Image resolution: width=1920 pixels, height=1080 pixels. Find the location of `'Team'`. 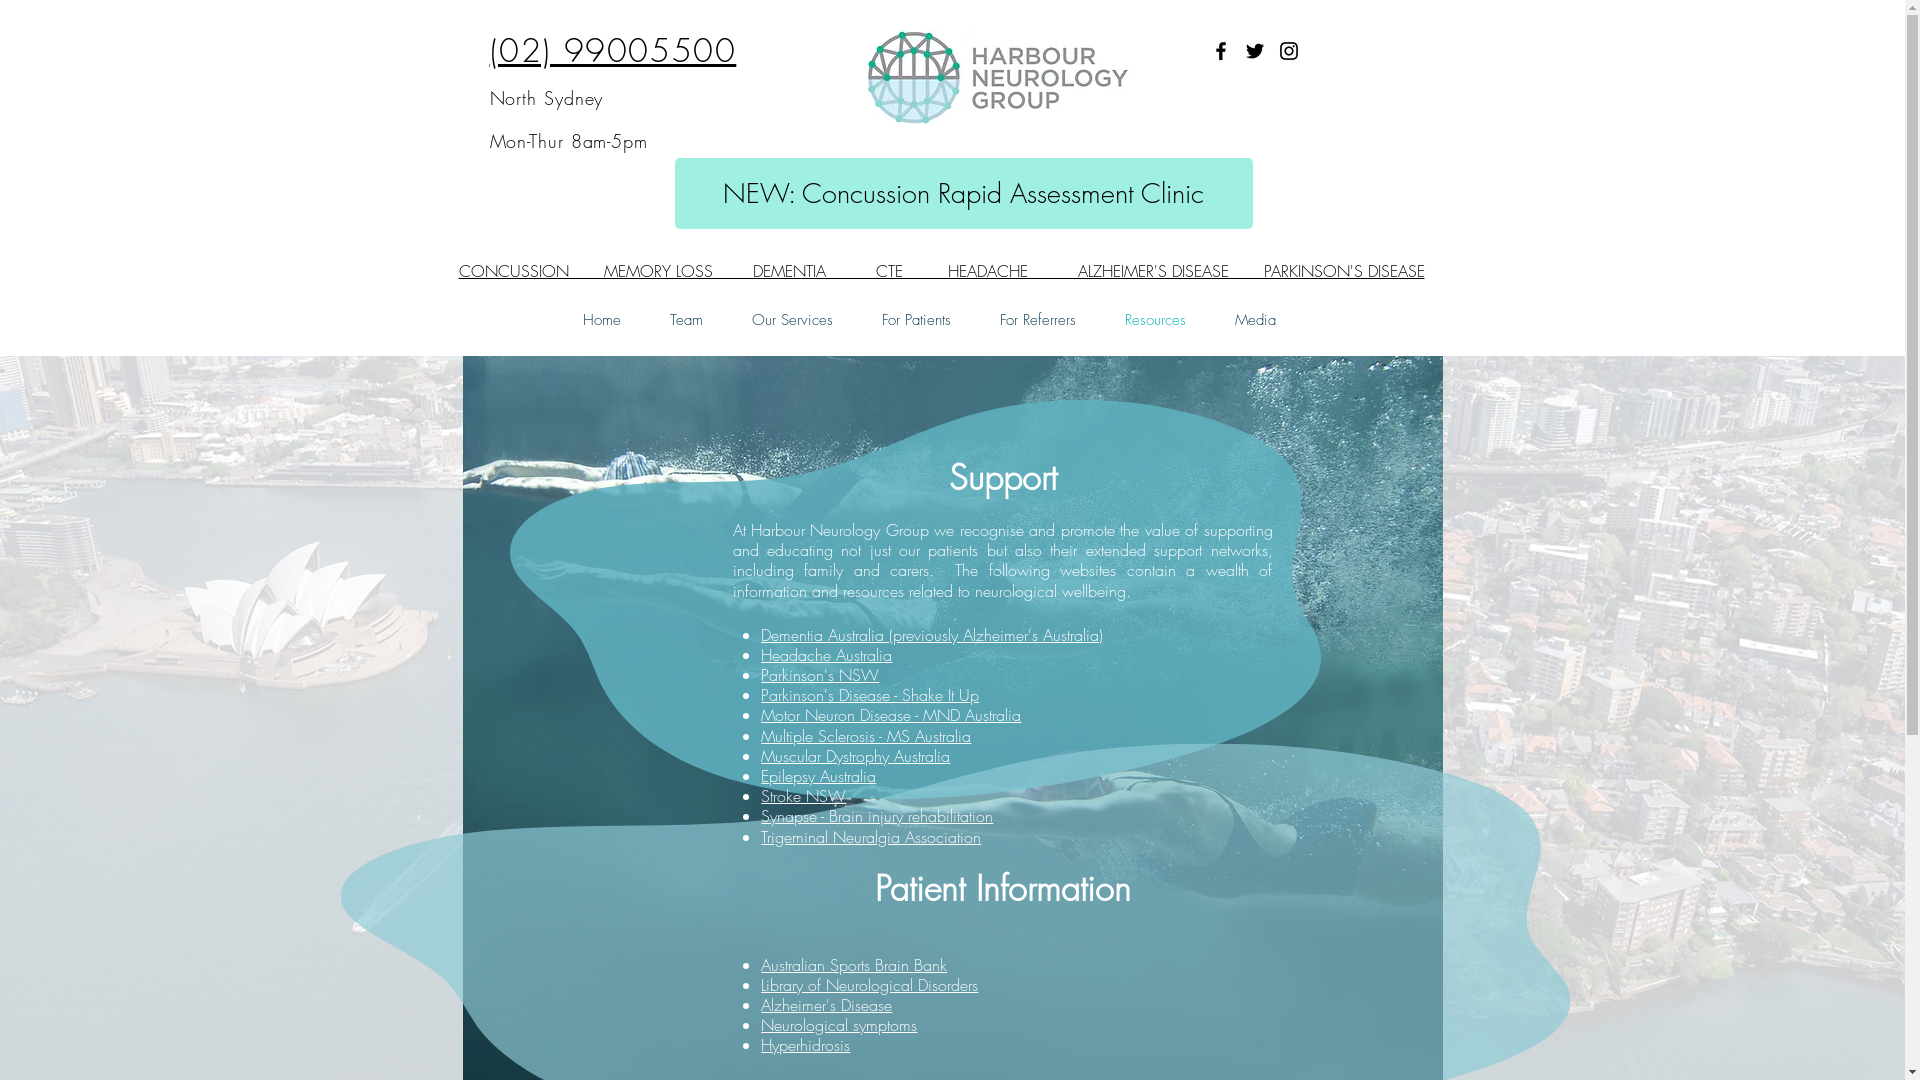

'Team' is located at coordinates (686, 319).